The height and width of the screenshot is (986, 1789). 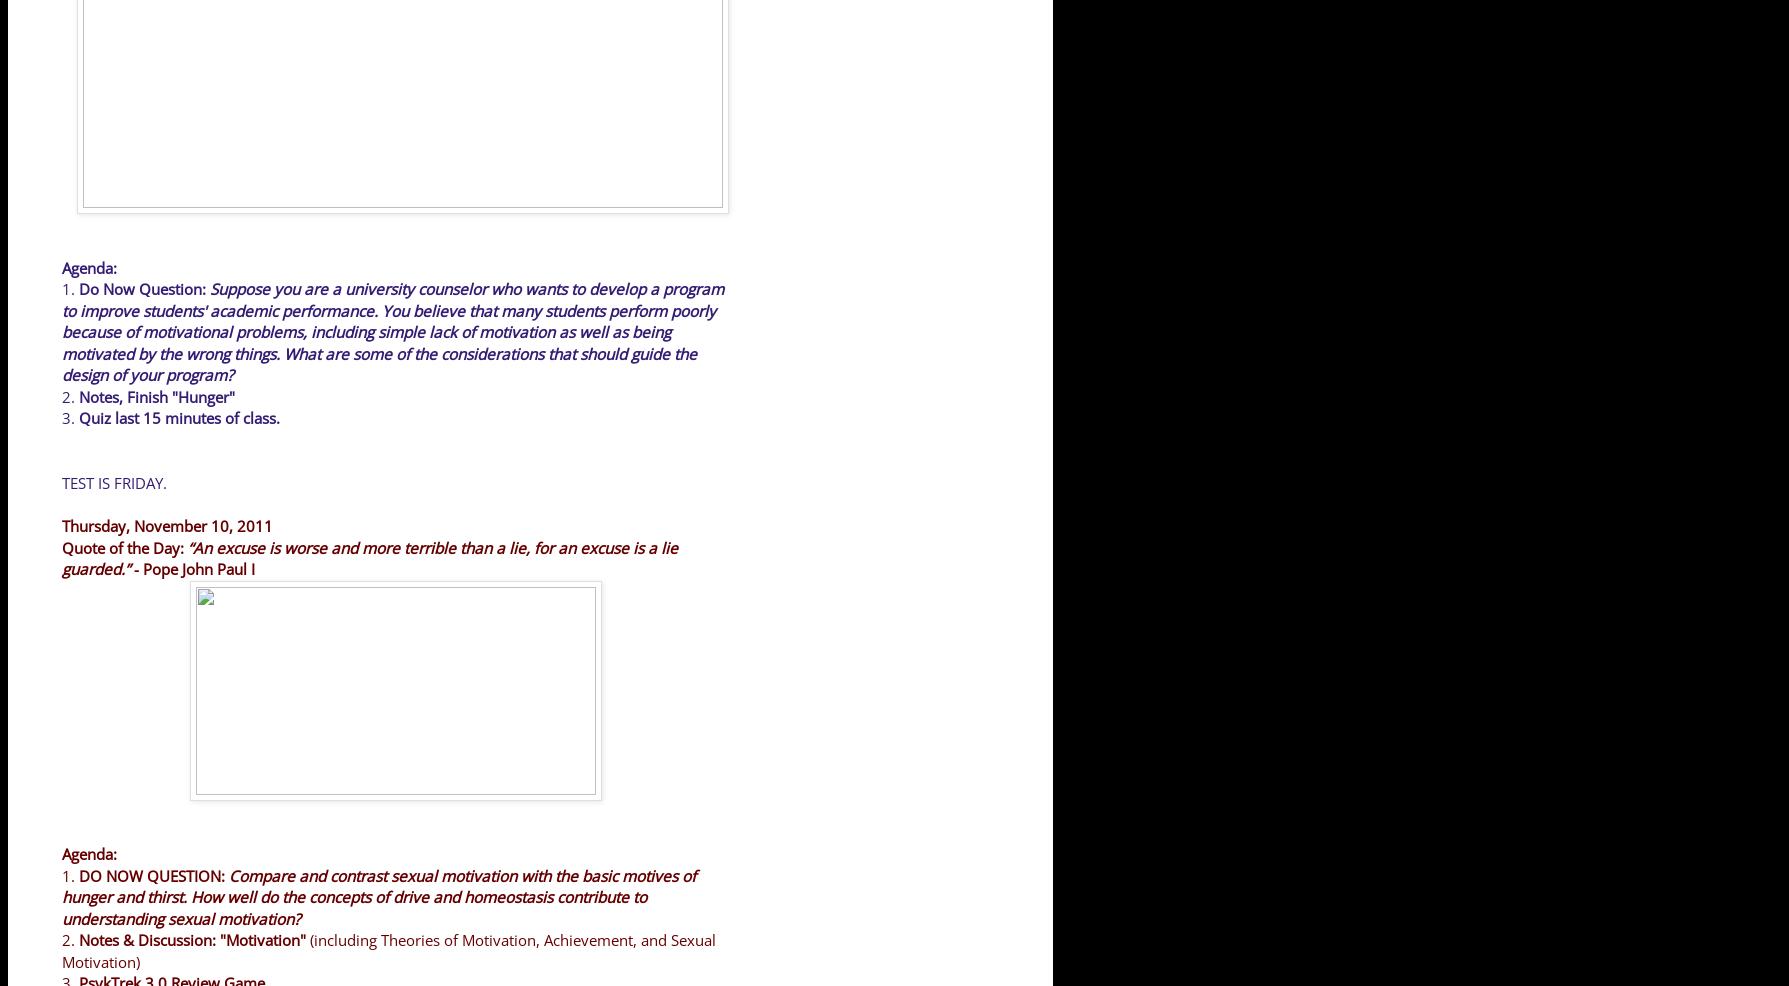 I want to click on 'Suppose you are a university counselor who wants to develop a program to improve students' academic performance. You believe that many students perform poorly because of motivational problems, including simple lack of motivation as well as being motivated by the wrong things. What are some of the considerations that should guide the design of your program?', so click(x=392, y=331).